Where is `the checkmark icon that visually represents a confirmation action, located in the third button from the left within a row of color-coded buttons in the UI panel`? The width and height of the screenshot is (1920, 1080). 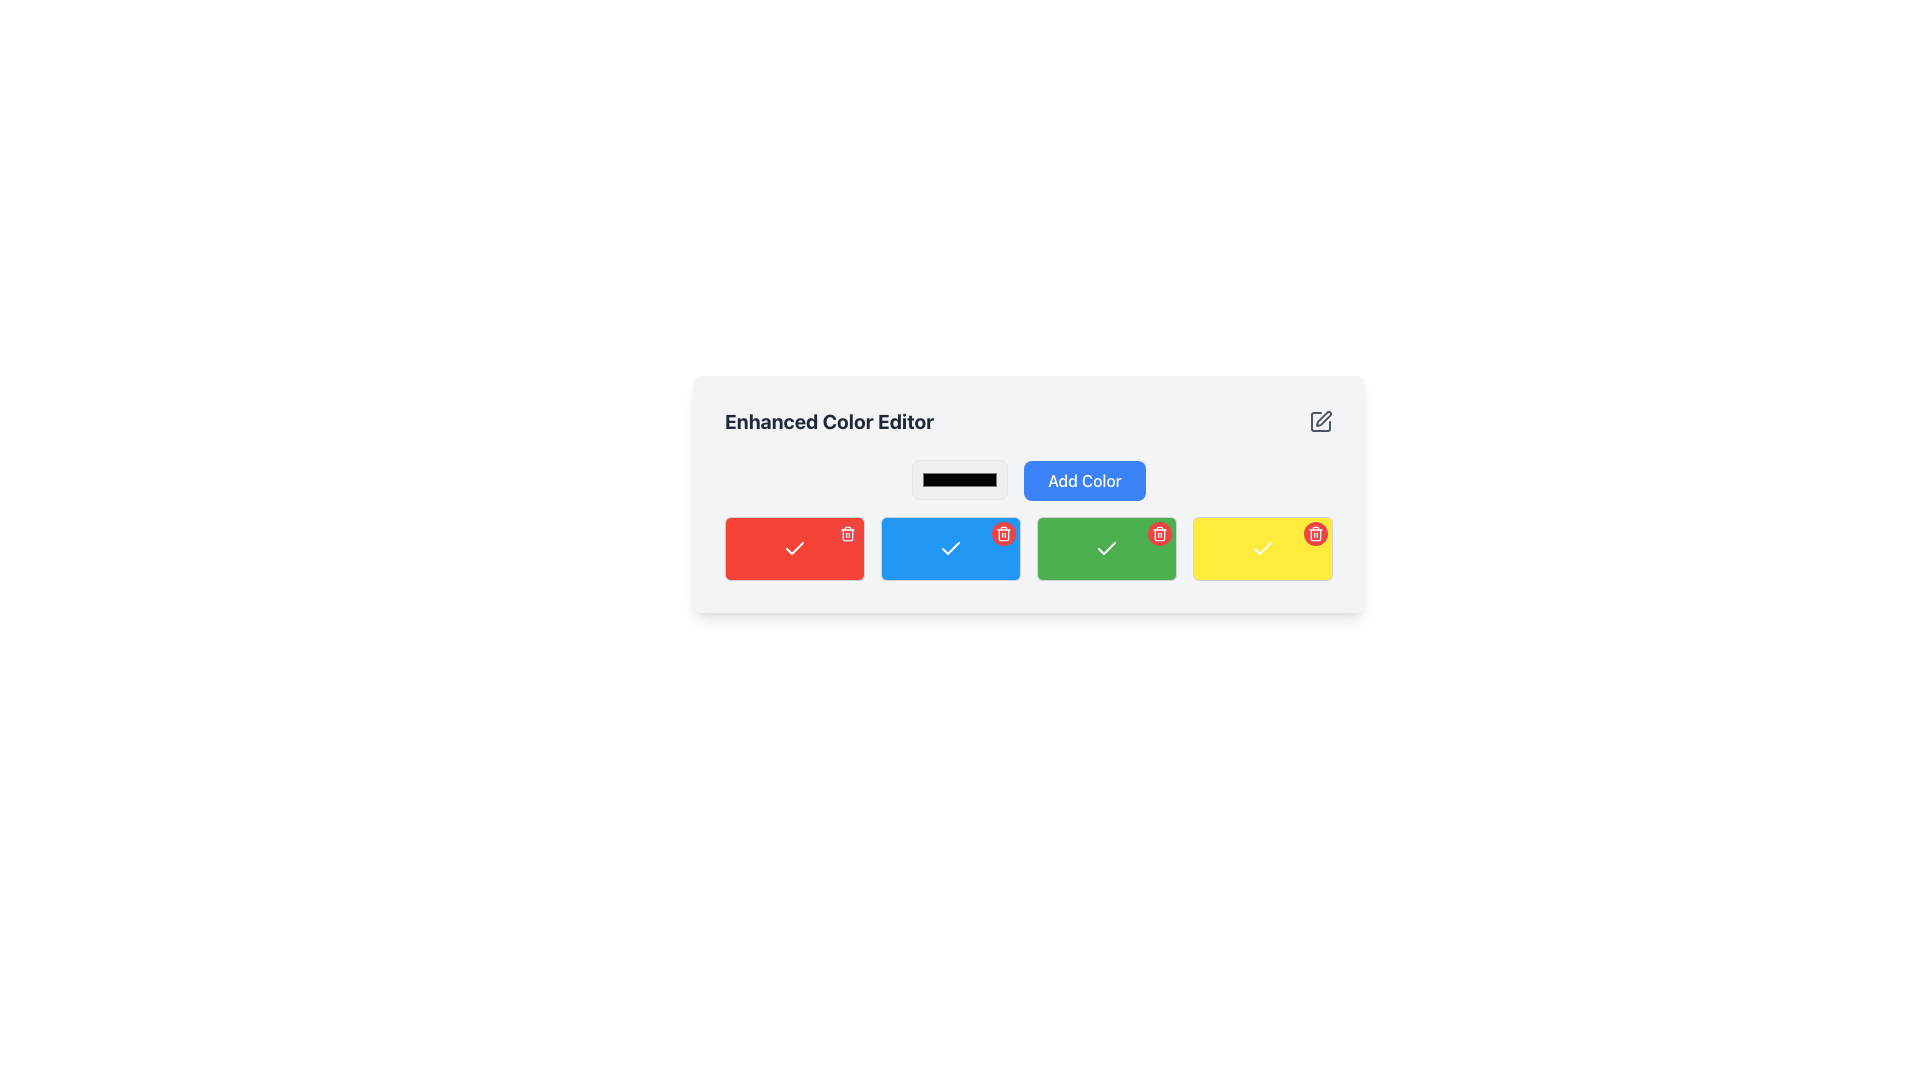
the checkmark icon that visually represents a confirmation action, located in the third button from the left within a row of color-coded buttons in the UI panel is located at coordinates (1106, 547).